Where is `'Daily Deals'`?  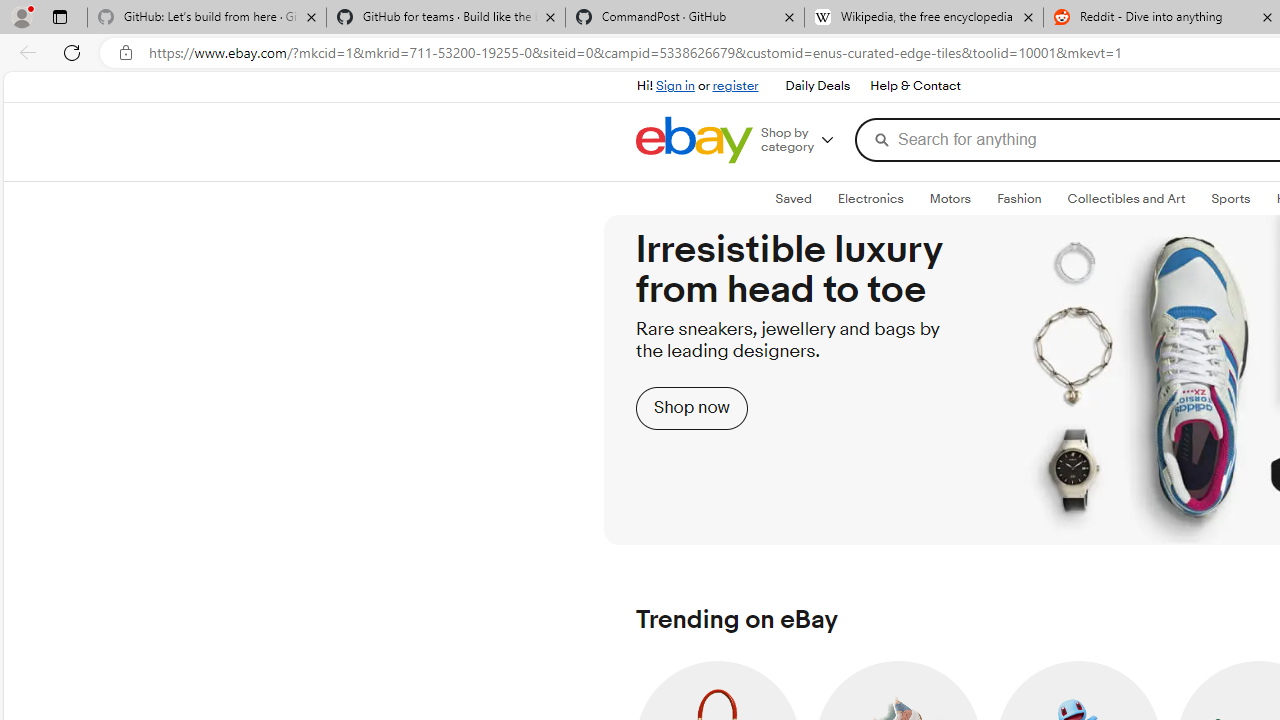 'Daily Deals' is located at coordinates (817, 86).